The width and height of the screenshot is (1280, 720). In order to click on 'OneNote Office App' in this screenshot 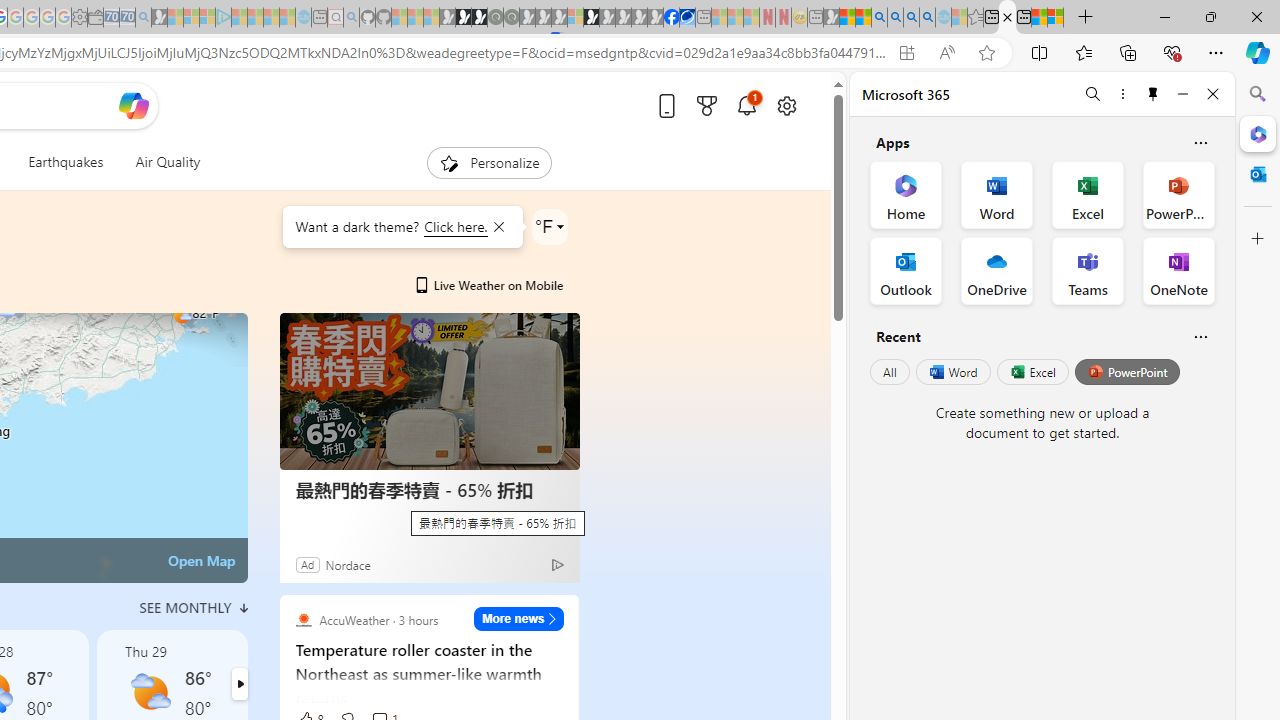, I will do `click(1178, 271)`.